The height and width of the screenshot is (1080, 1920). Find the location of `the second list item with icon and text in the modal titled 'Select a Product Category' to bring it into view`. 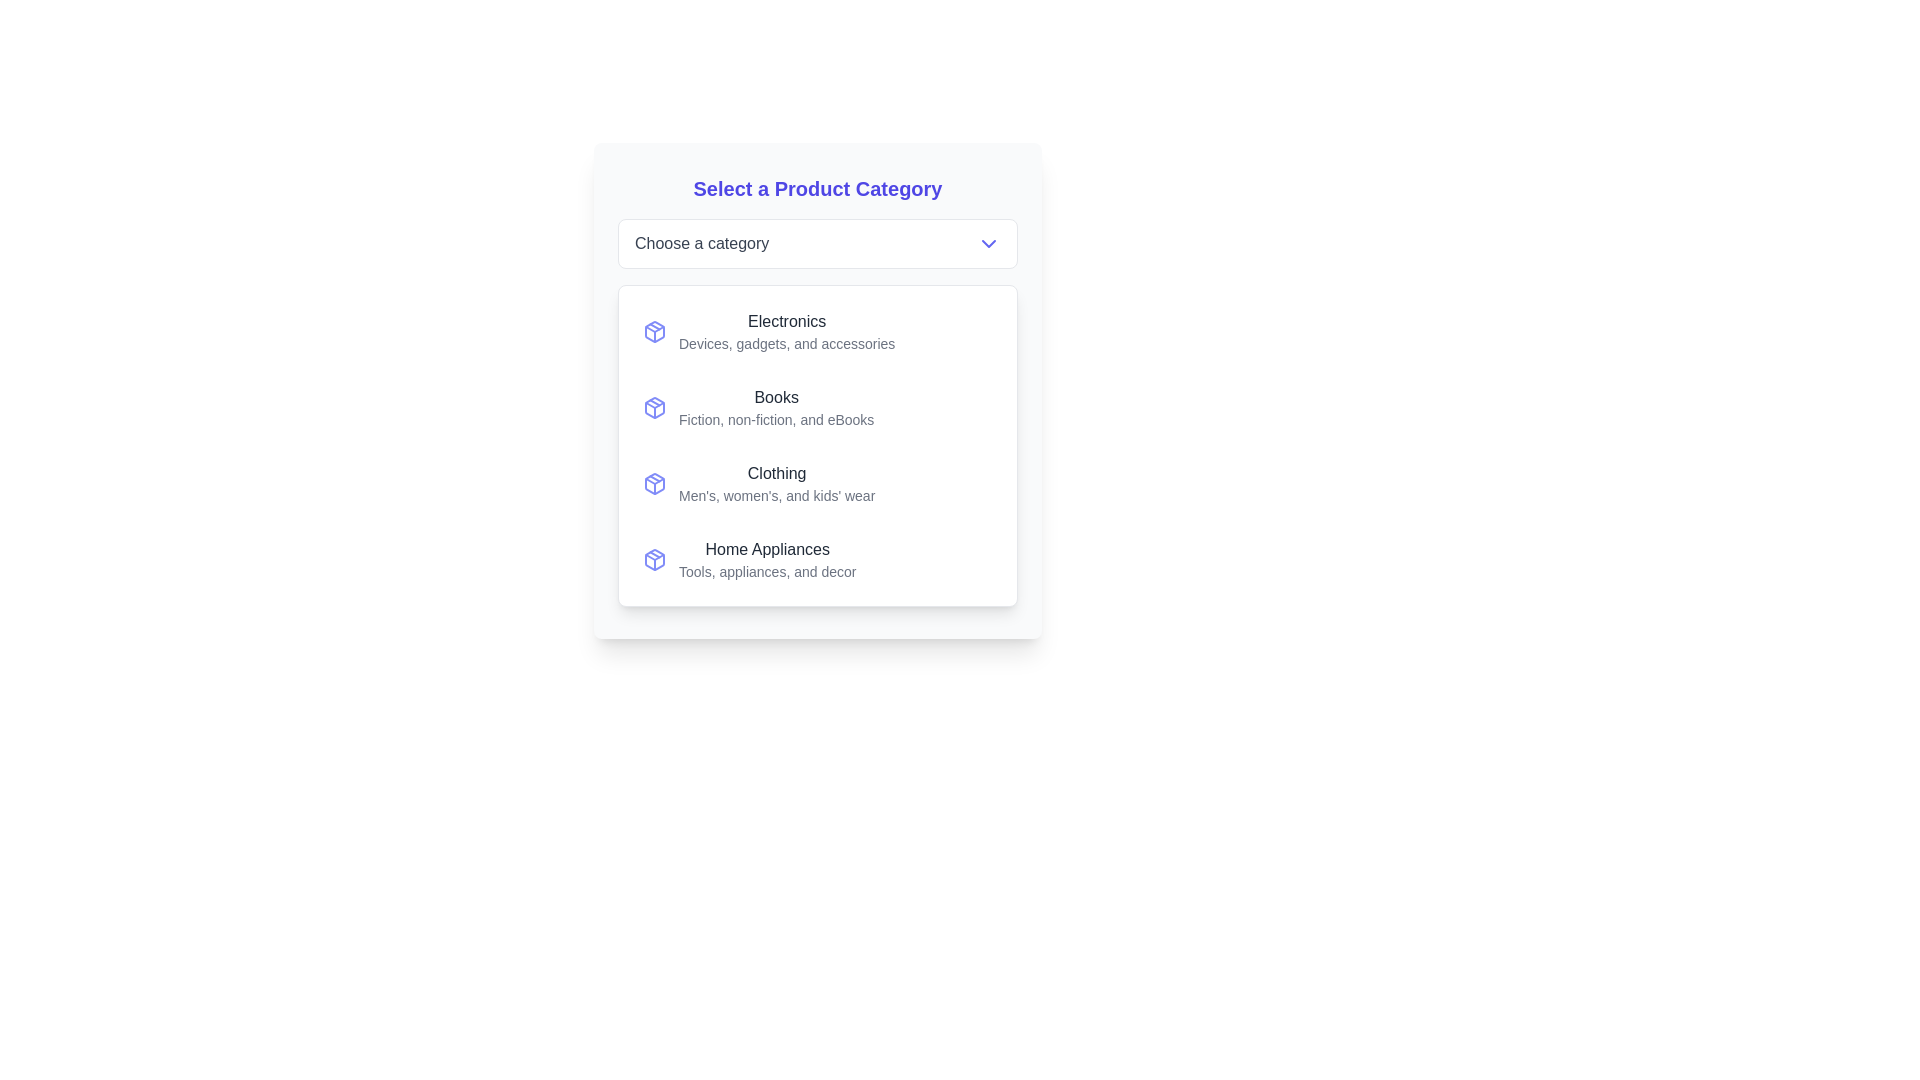

the second list item with icon and text in the modal titled 'Select a Product Category' to bring it into view is located at coordinates (757, 407).